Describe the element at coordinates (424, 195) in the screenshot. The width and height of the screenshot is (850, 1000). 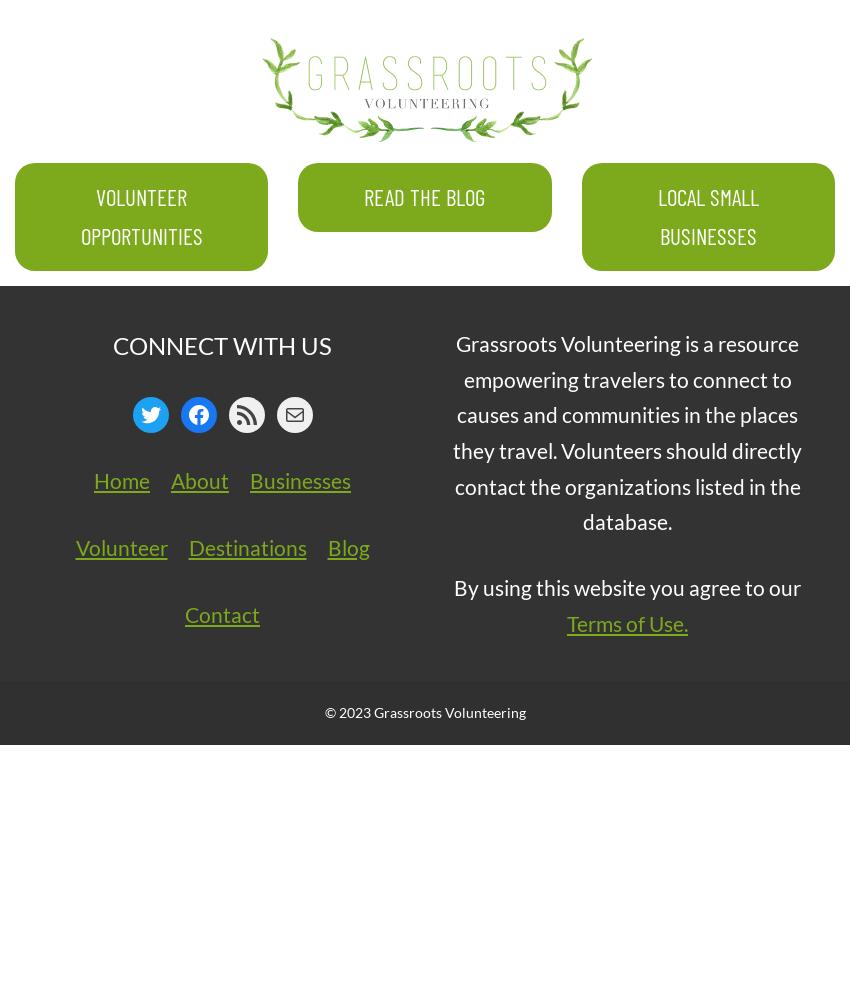
I see `'Read The Blog'` at that location.